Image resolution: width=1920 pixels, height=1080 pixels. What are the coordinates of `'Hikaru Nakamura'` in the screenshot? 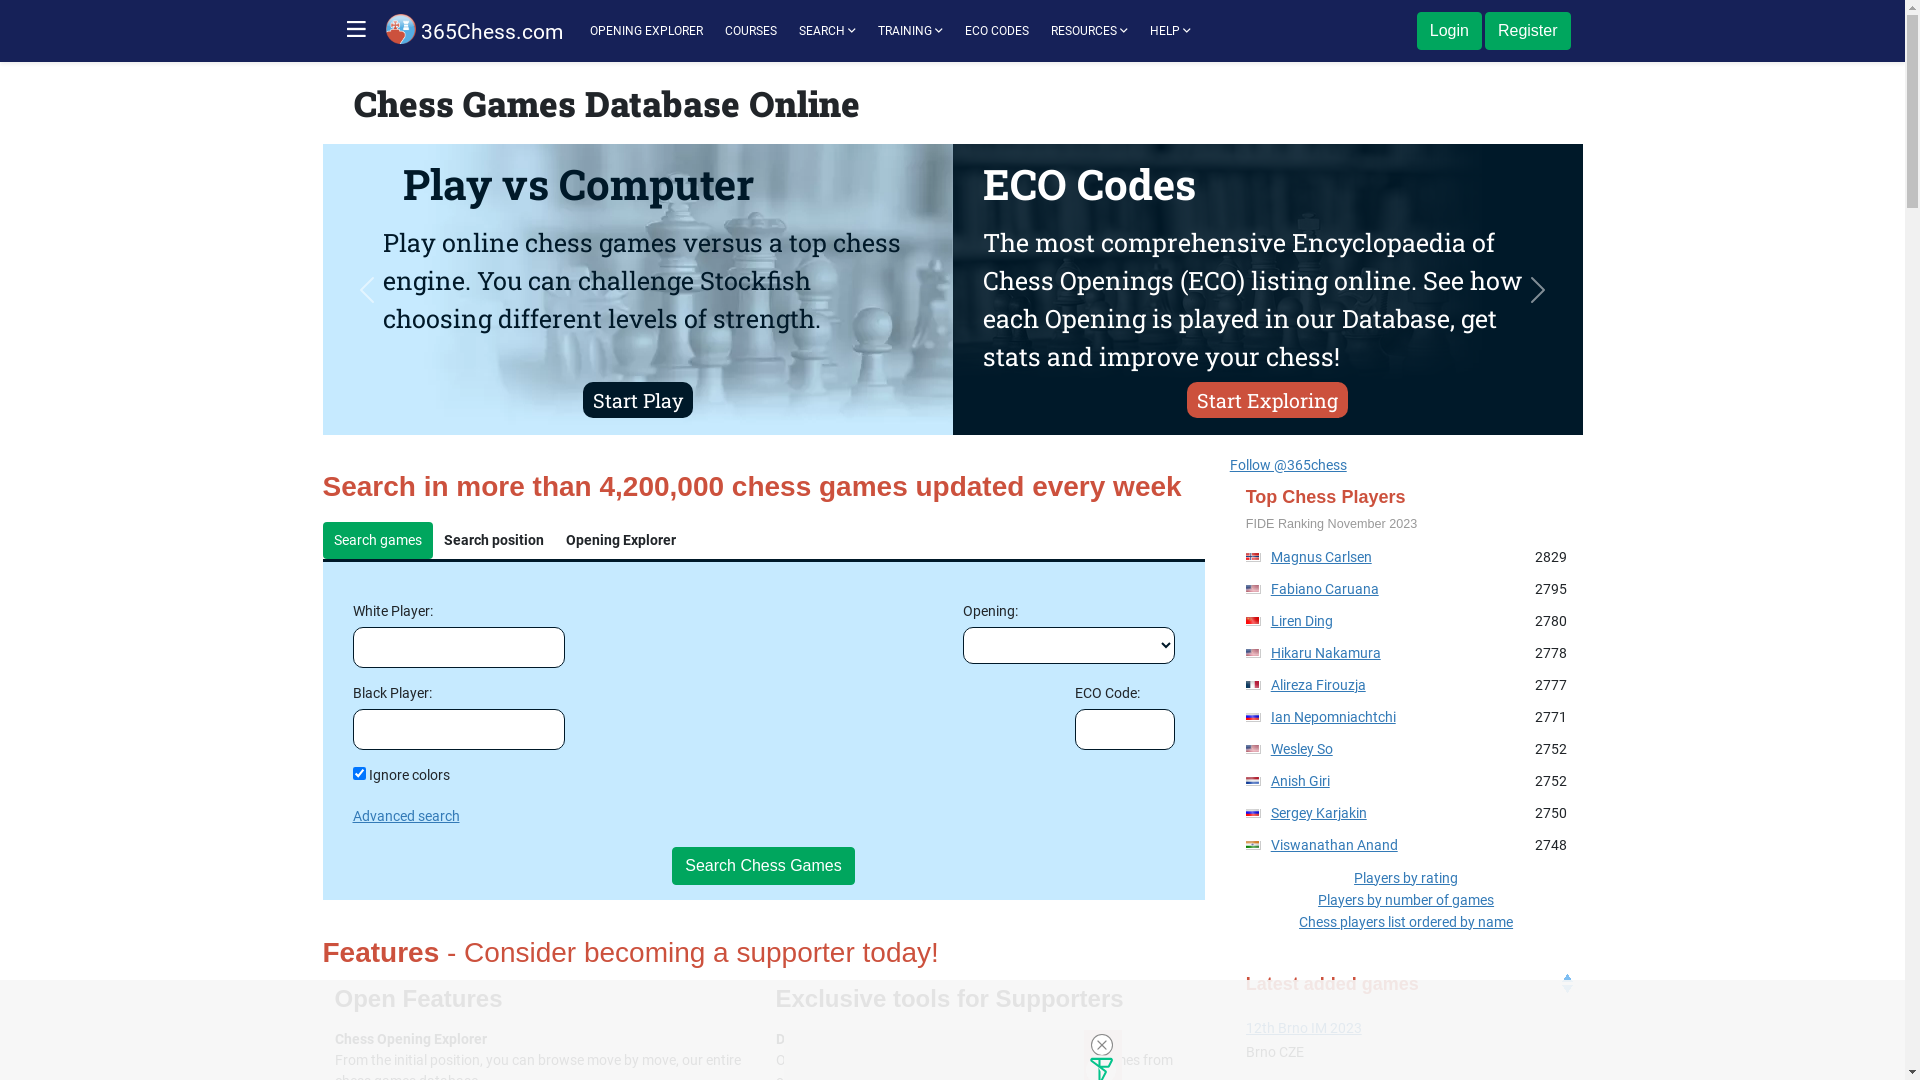 It's located at (1325, 652).